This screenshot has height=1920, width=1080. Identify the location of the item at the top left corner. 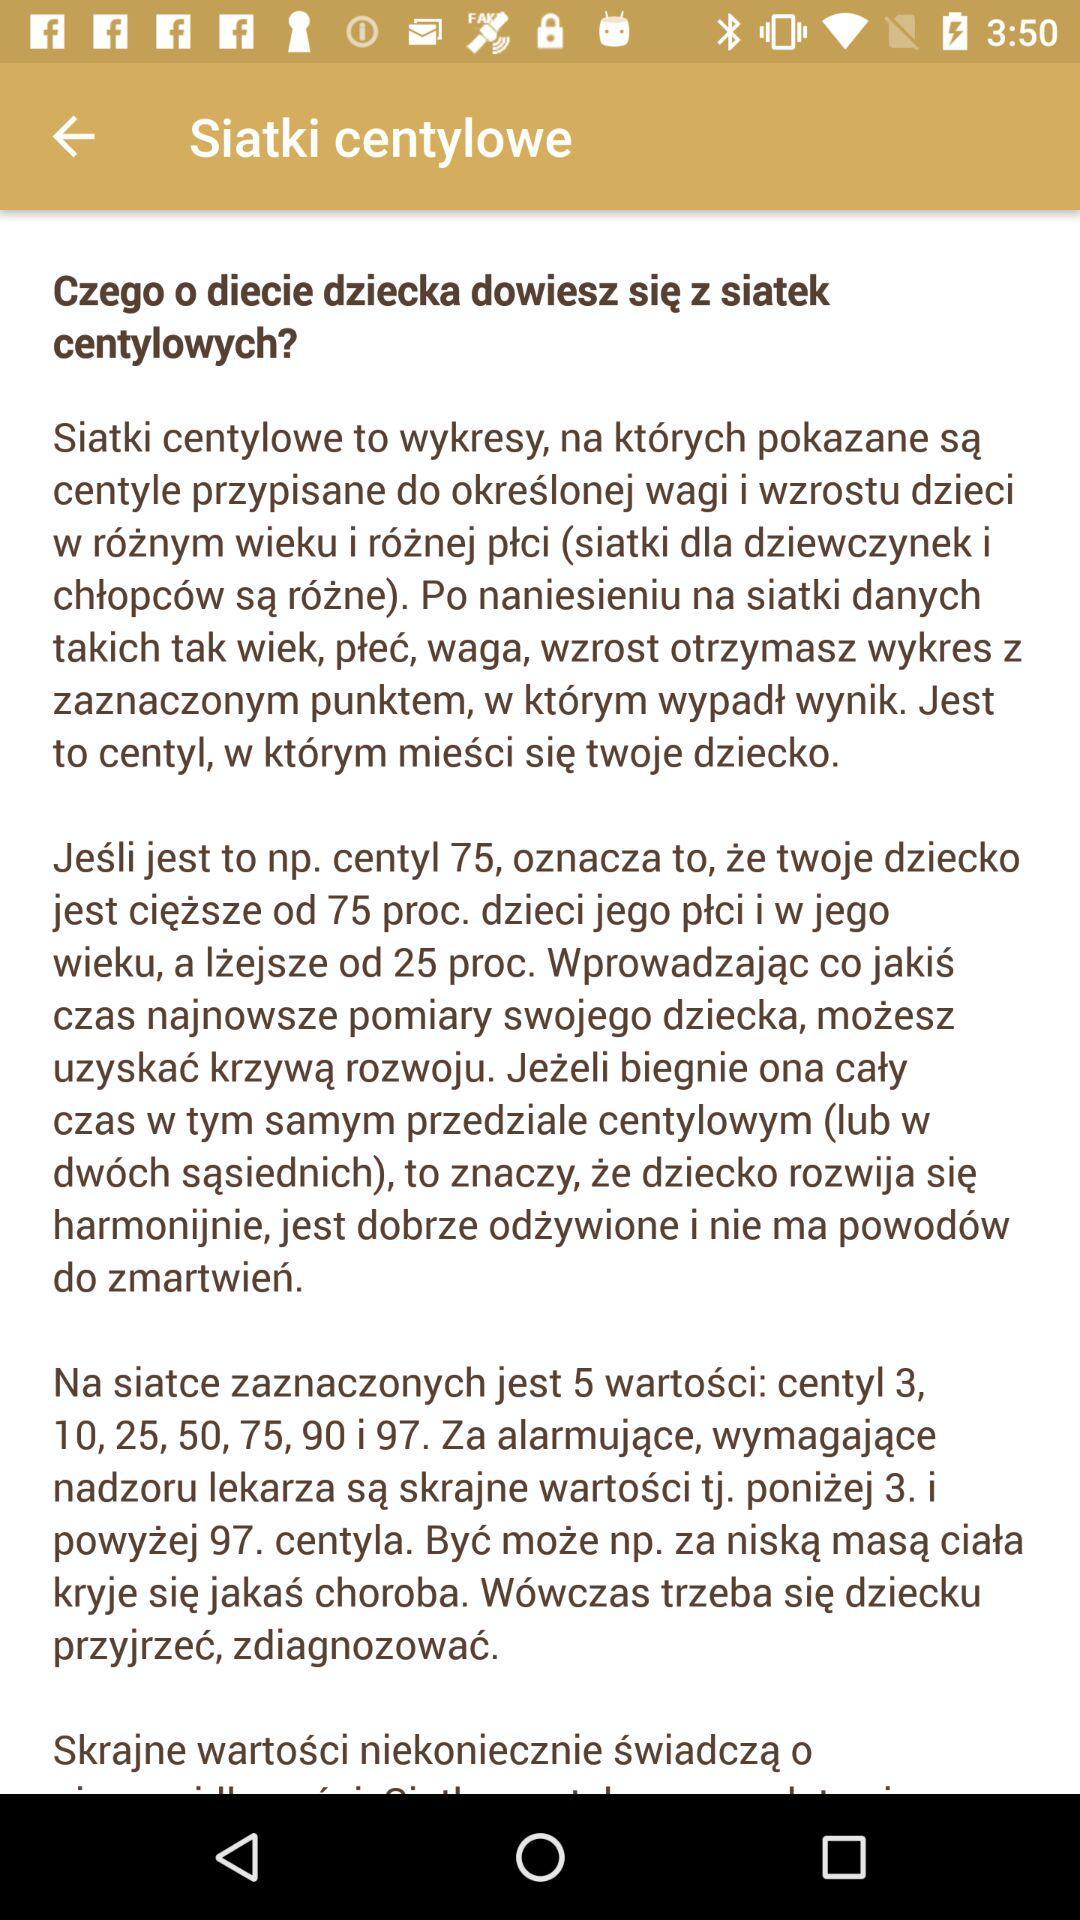
(72, 135).